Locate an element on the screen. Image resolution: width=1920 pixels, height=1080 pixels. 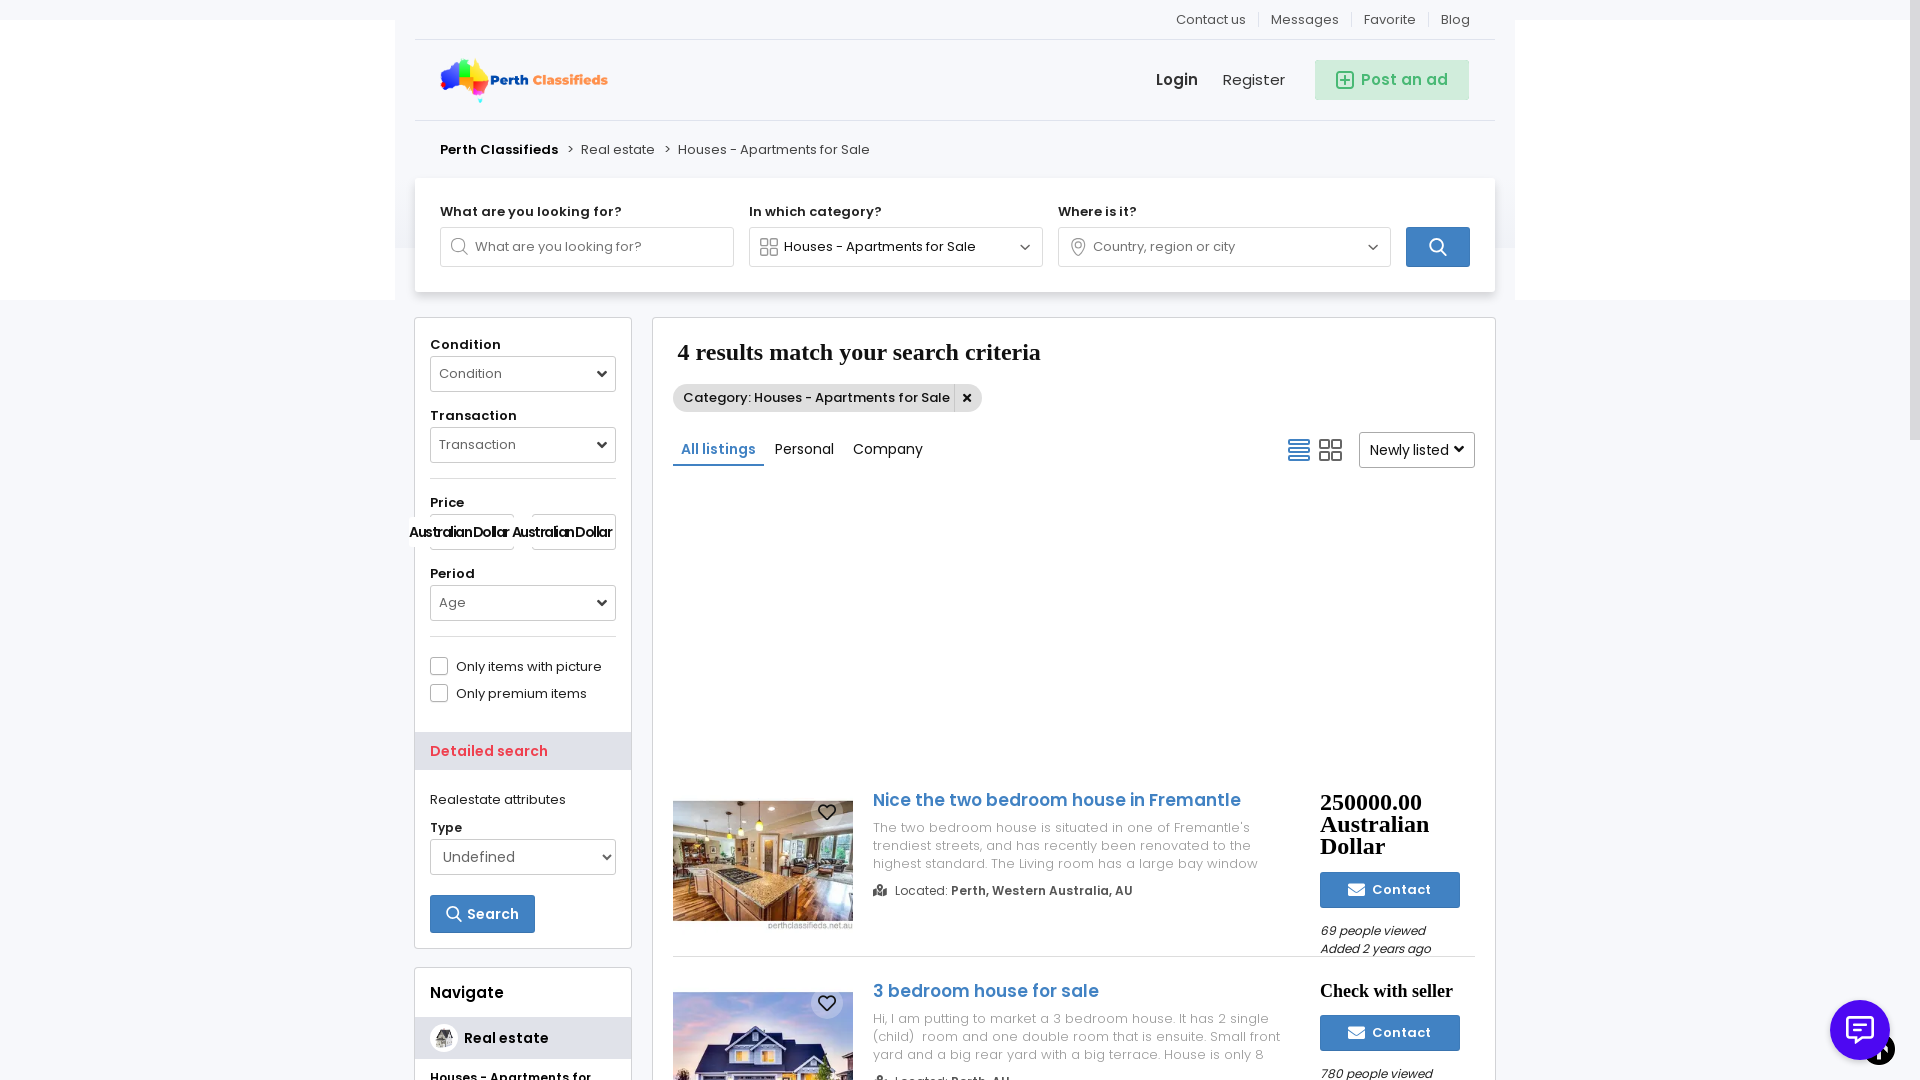
'Personal' is located at coordinates (804, 447).